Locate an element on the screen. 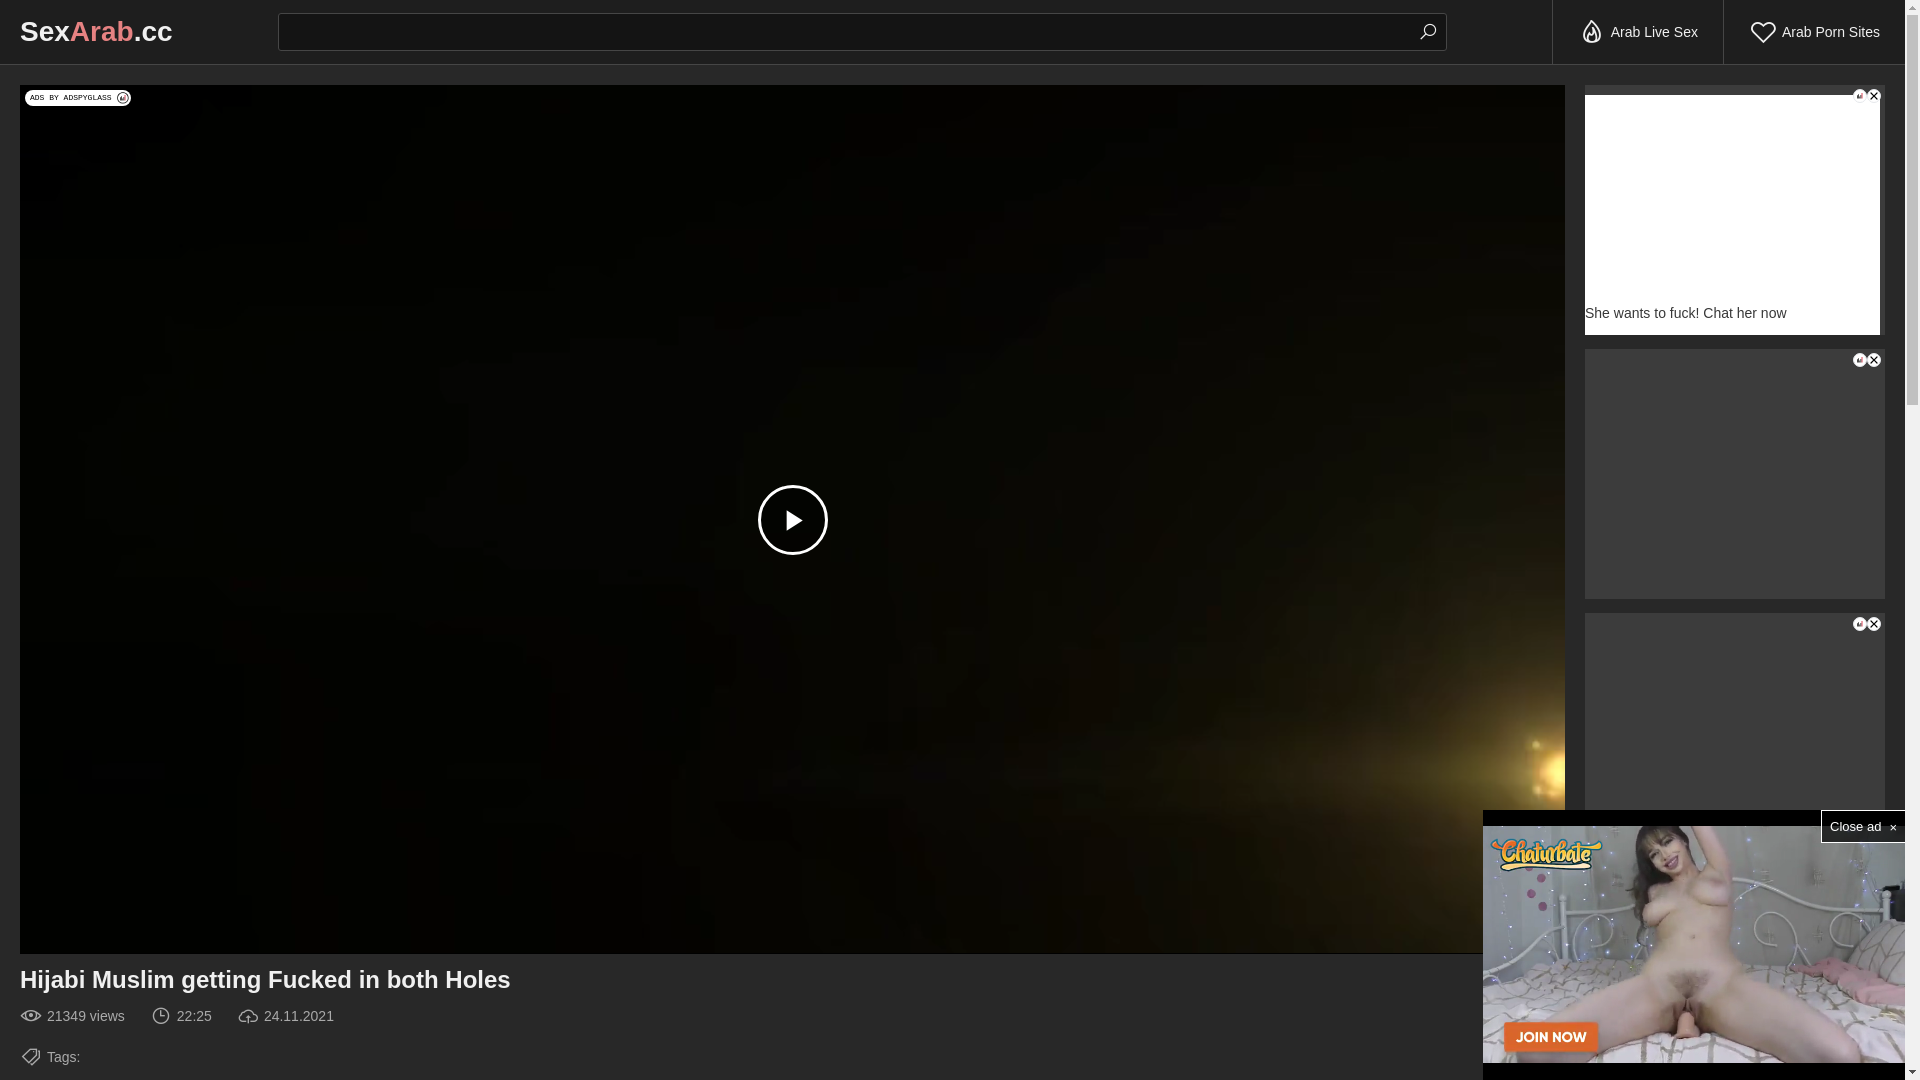  'ADS BY ADSPYGLASS' is located at coordinates (77, 97).